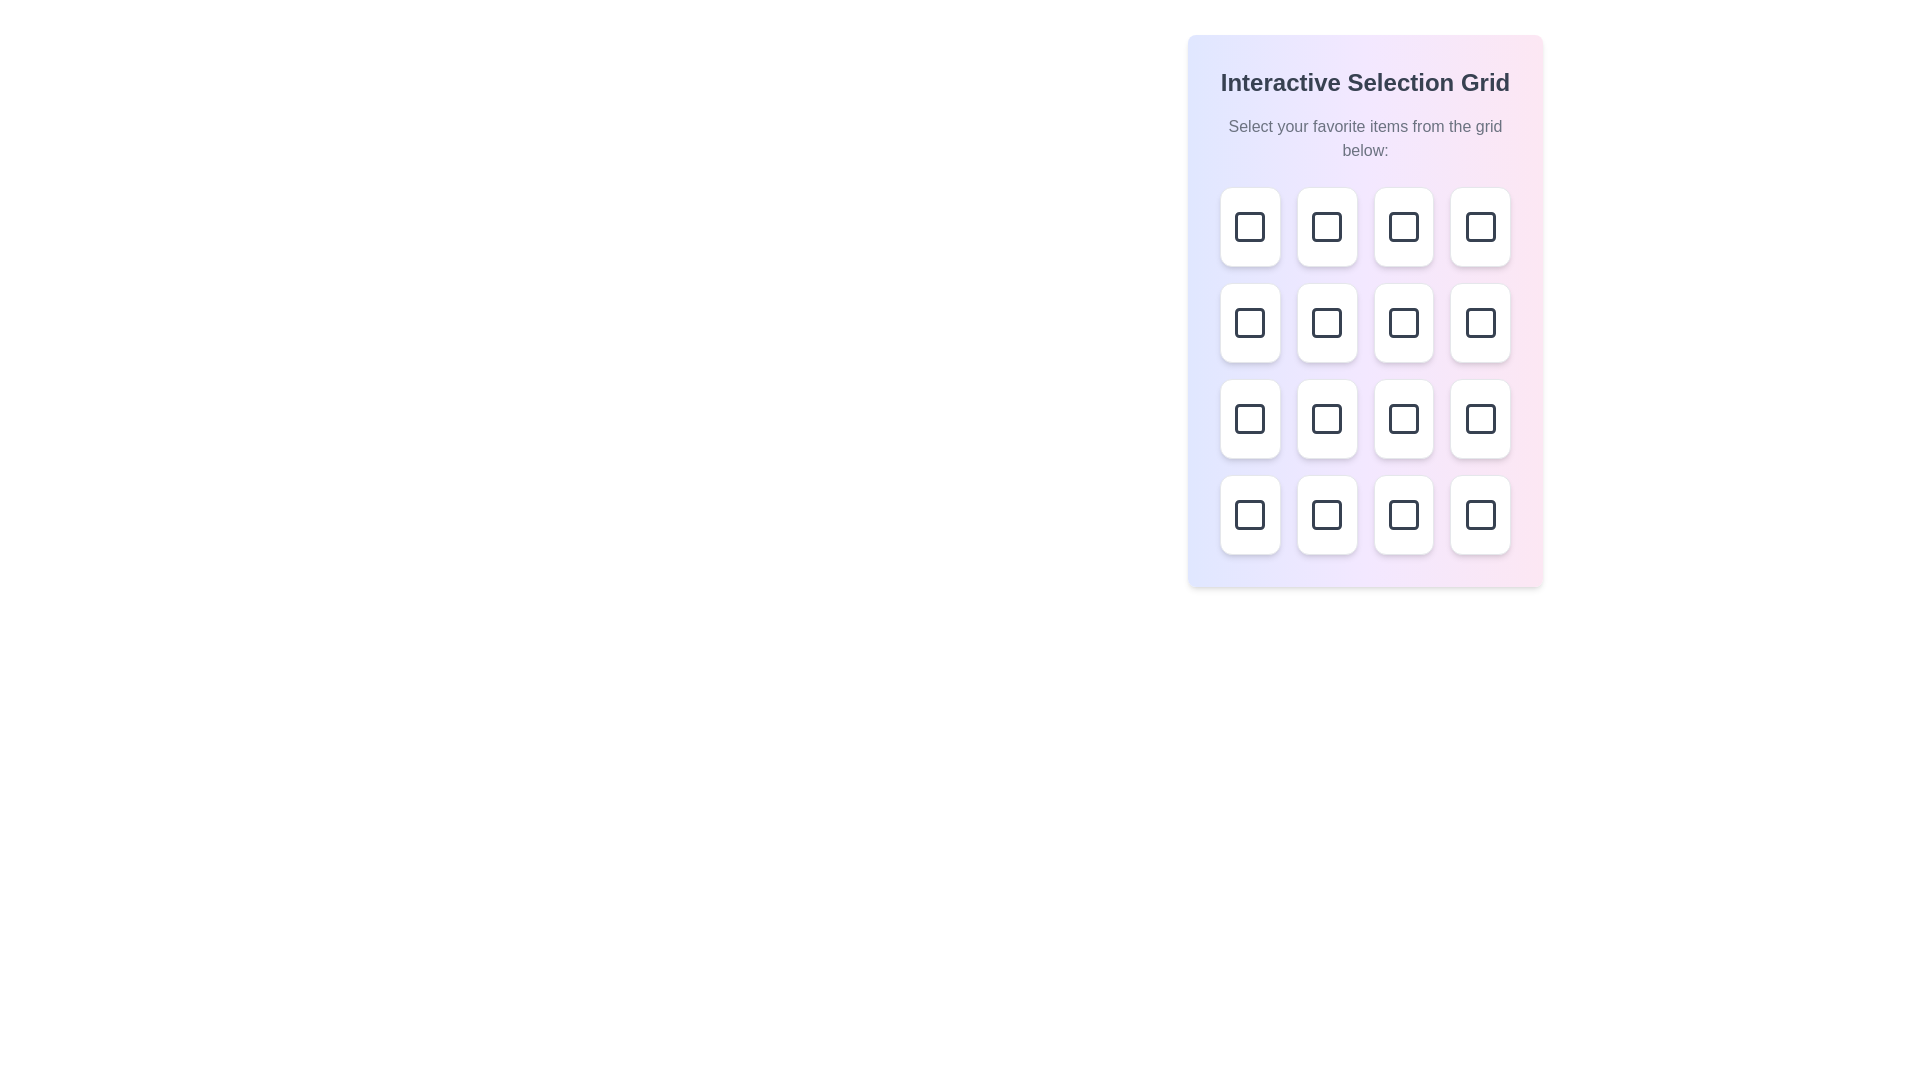 This screenshot has height=1080, width=1920. What do you see at coordinates (1402, 514) in the screenshot?
I see `the tile-like button with a white background and rounded corners located in the last row, third column of the grid` at bounding box center [1402, 514].